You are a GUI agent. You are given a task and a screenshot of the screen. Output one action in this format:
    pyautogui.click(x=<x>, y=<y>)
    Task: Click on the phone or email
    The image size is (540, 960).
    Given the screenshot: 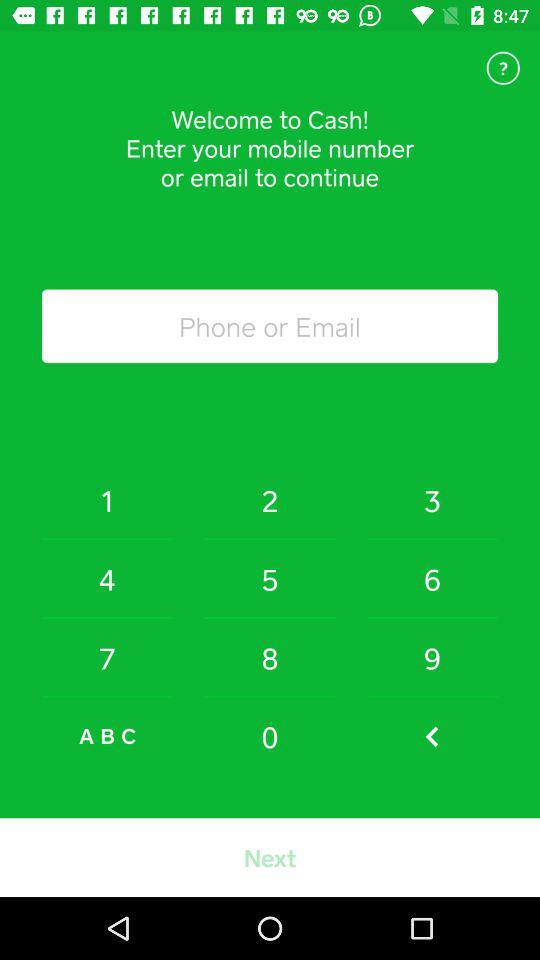 What is the action you would take?
    pyautogui.click(x=270, y=326)
    